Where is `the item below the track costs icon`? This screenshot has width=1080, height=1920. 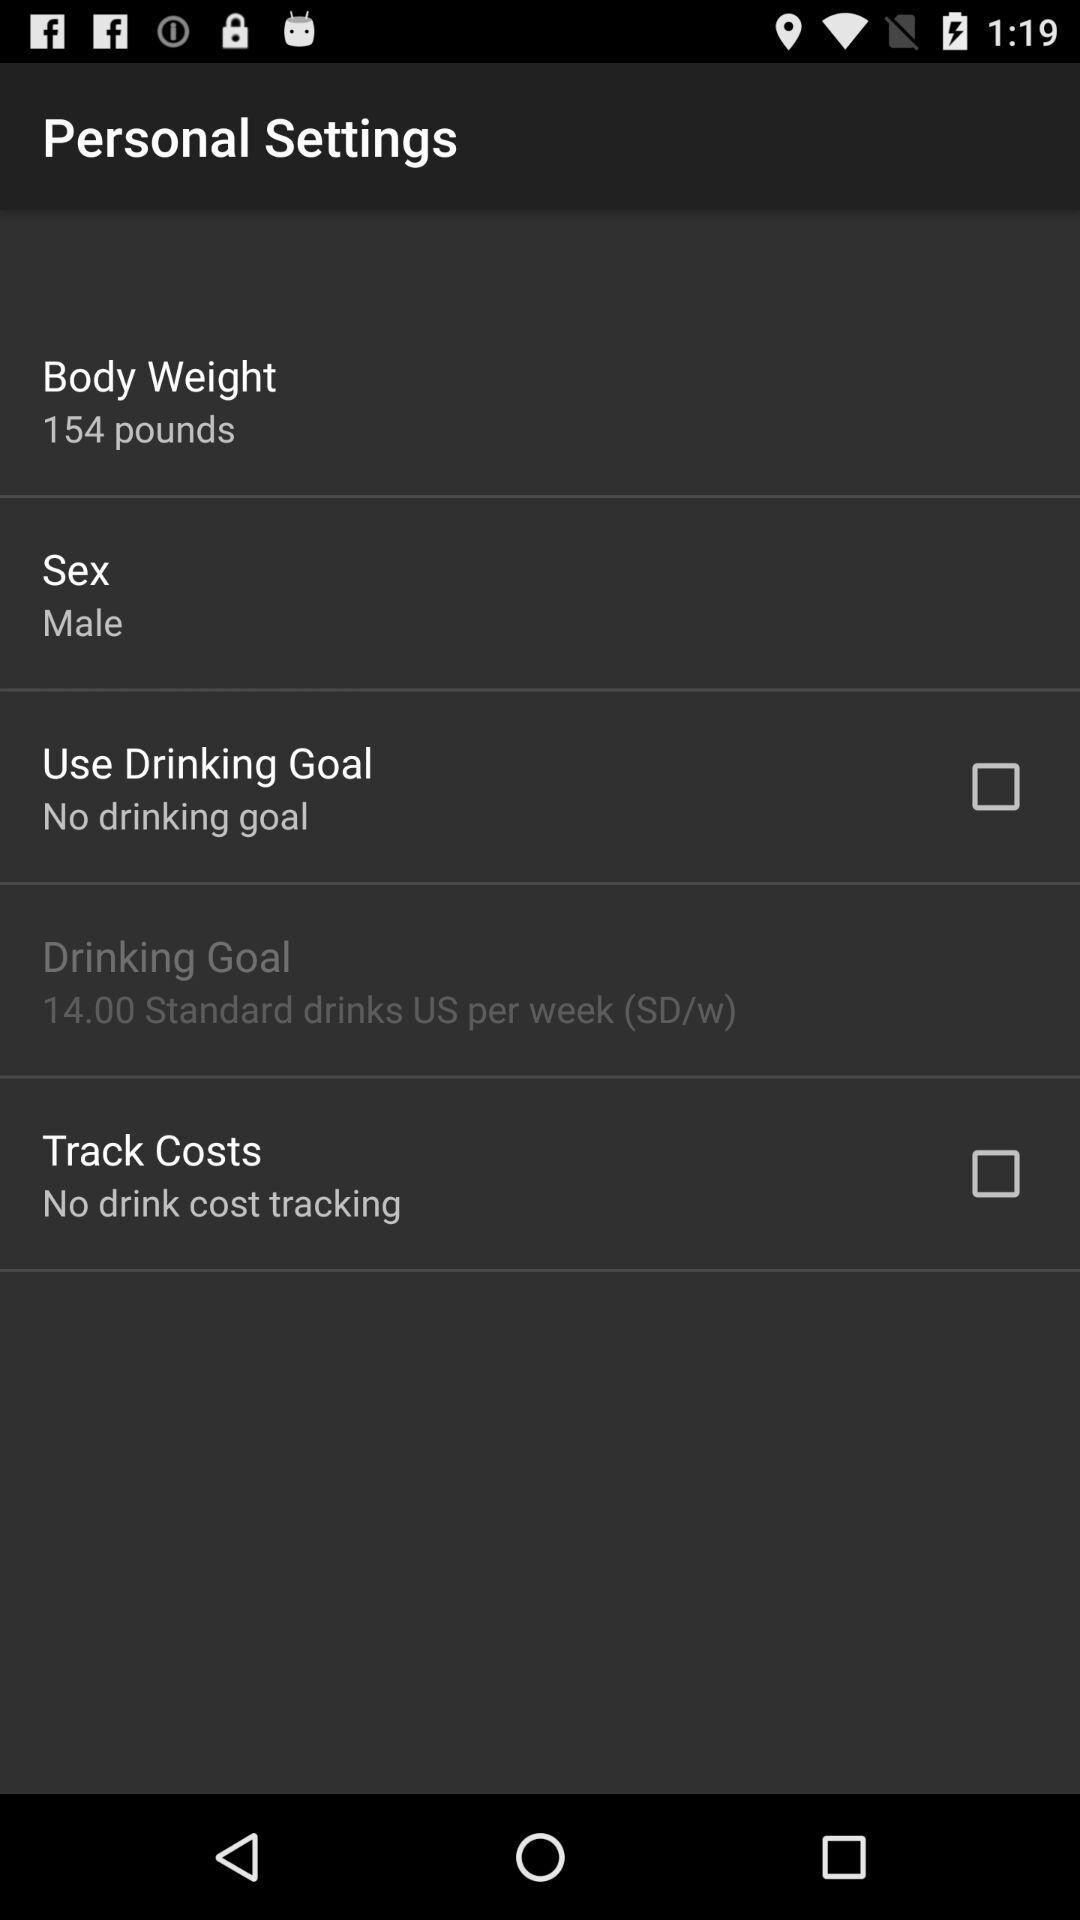 the item below the track costs icon is located at coordinates (221, 1201).